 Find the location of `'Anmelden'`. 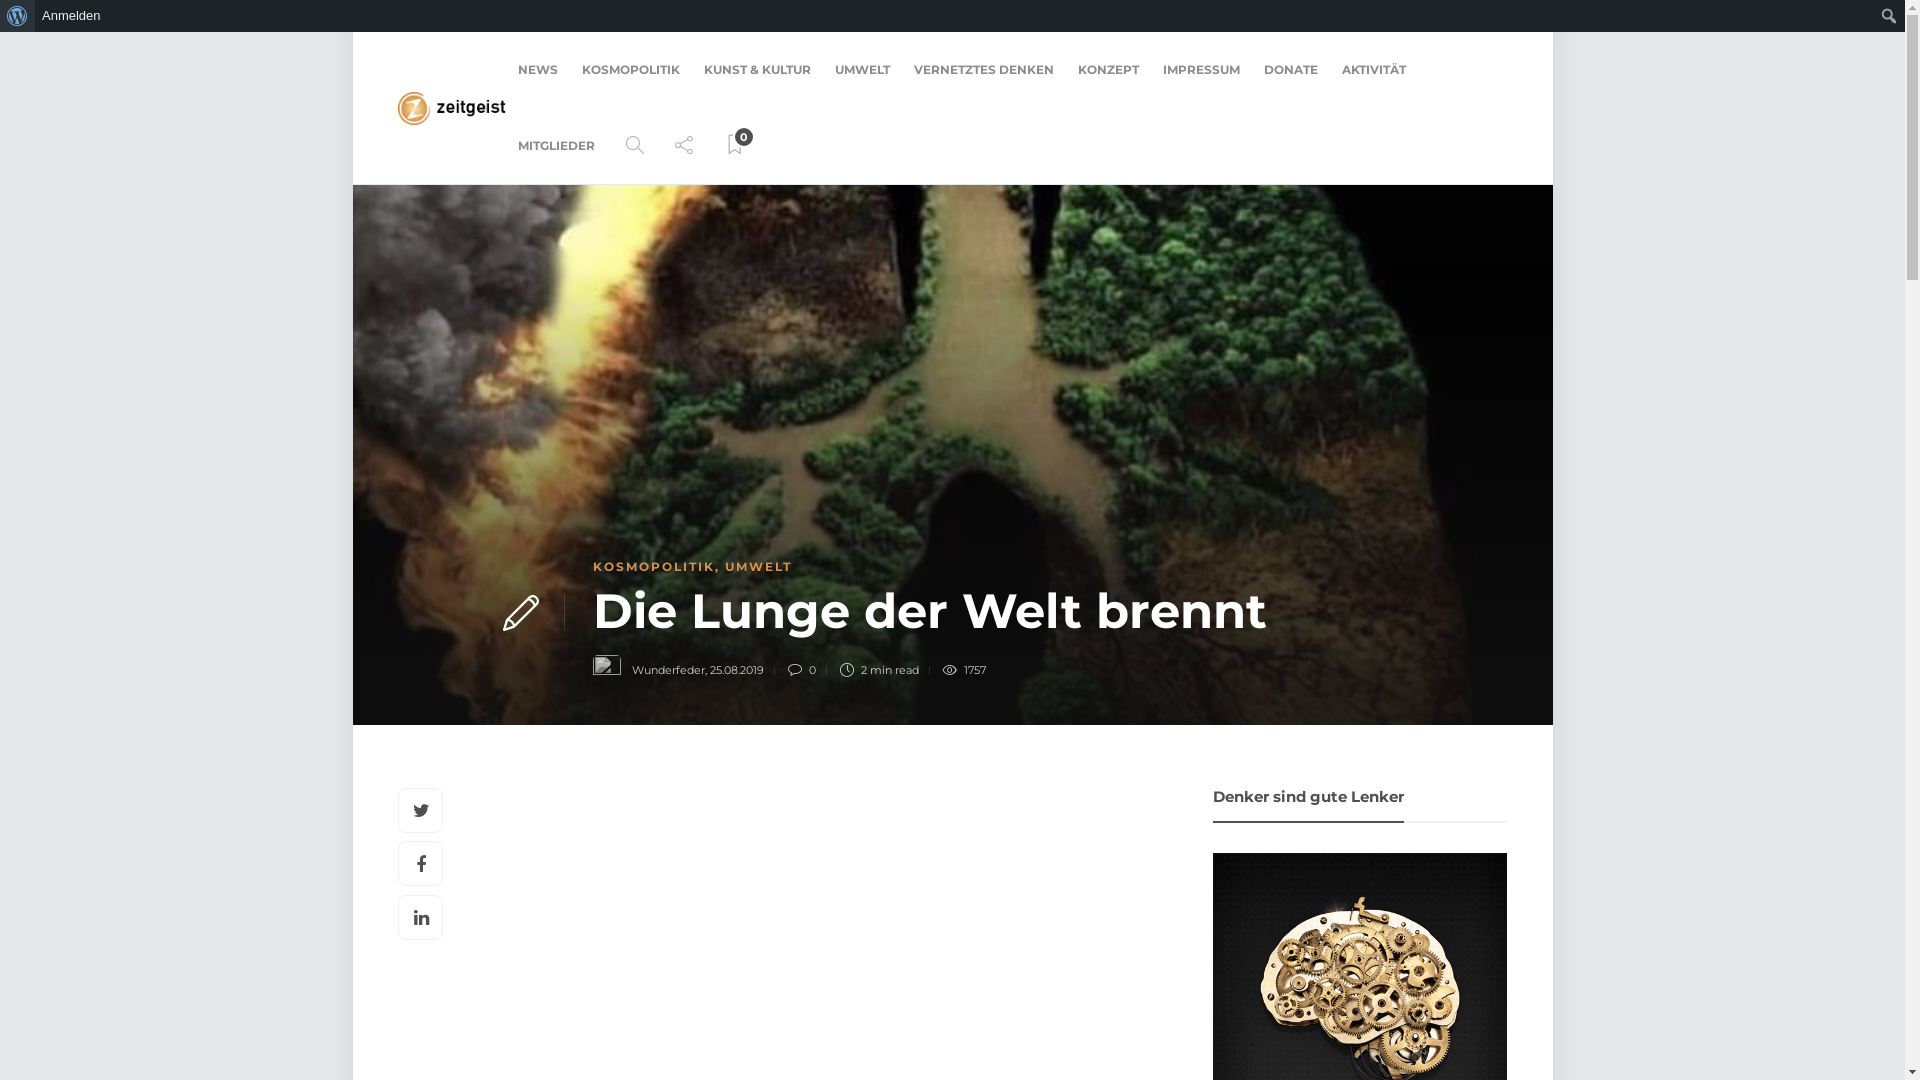

'Anmelden' is located at coordinates (72, 15).